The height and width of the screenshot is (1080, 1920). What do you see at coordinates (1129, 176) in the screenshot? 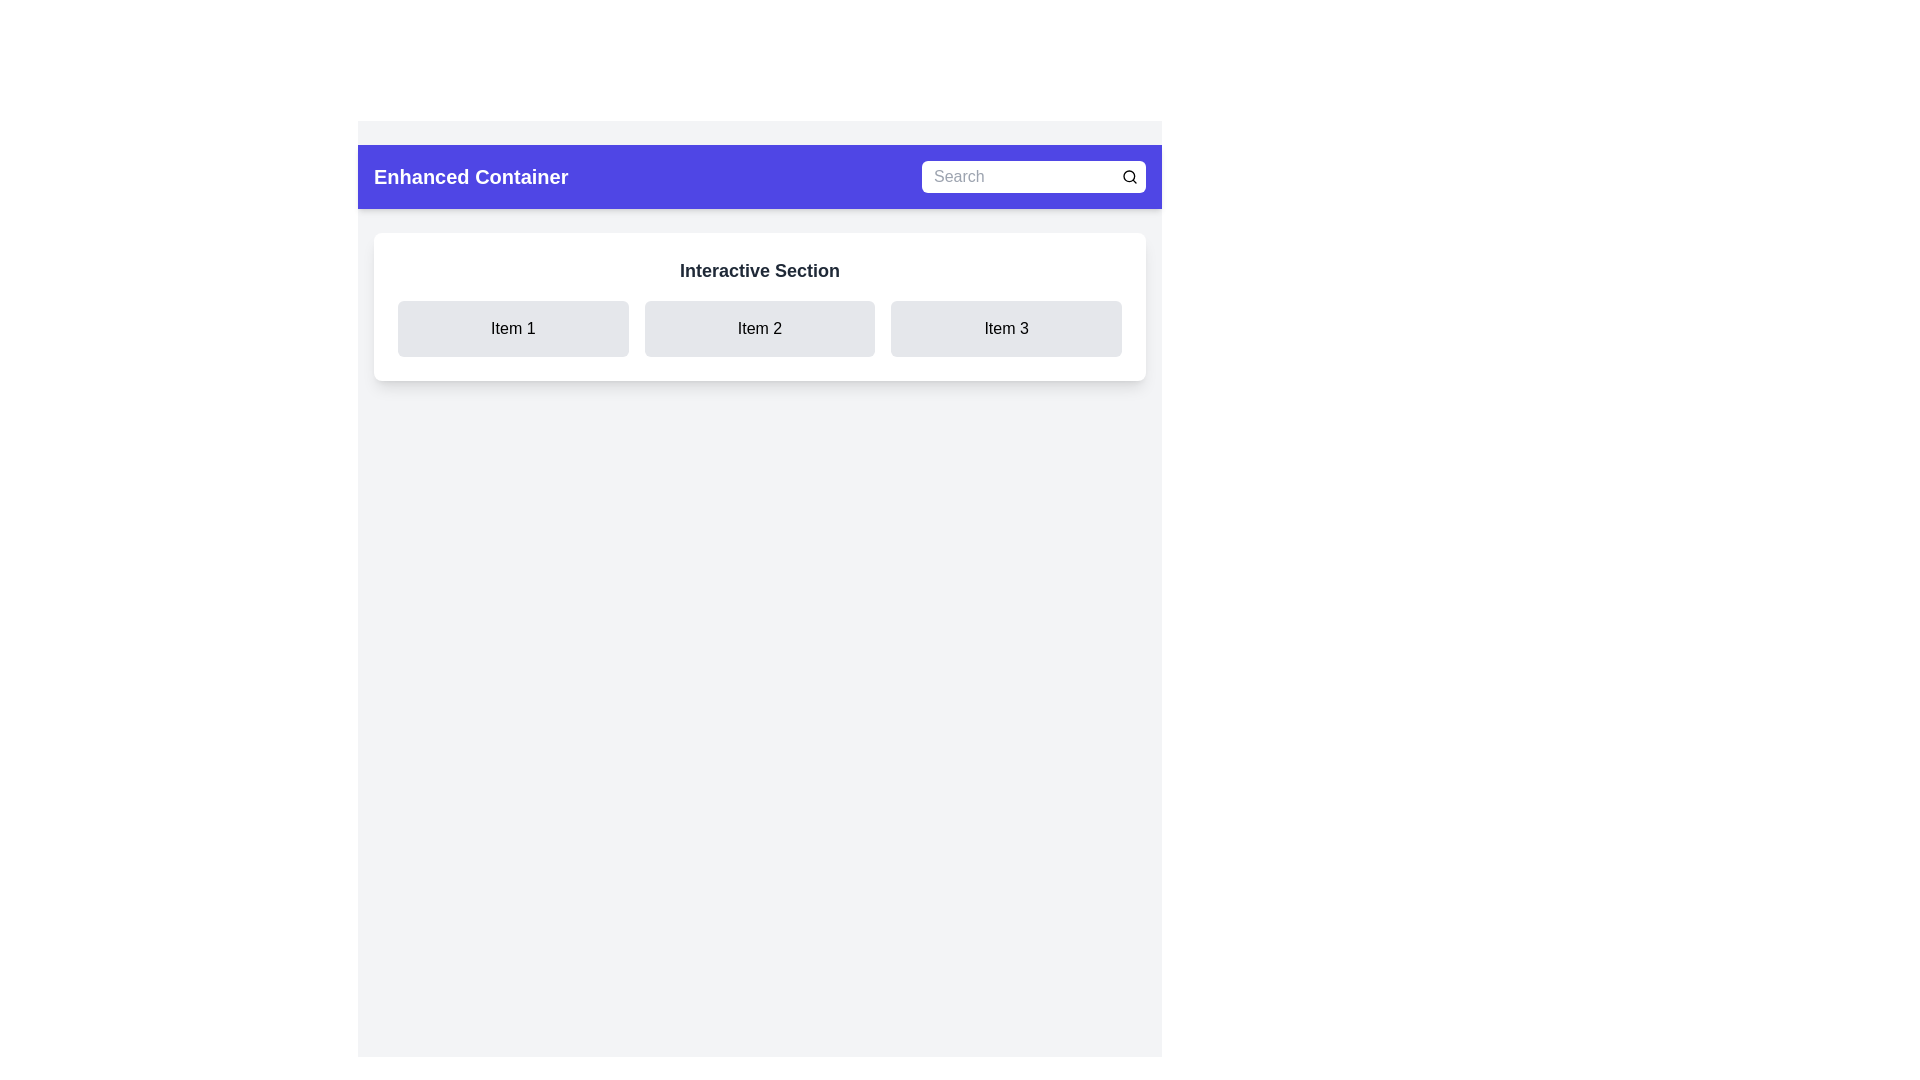
I see `the small black magnifying glass icon located in the top-right corner of the application` at bounding box center [1129, 176].